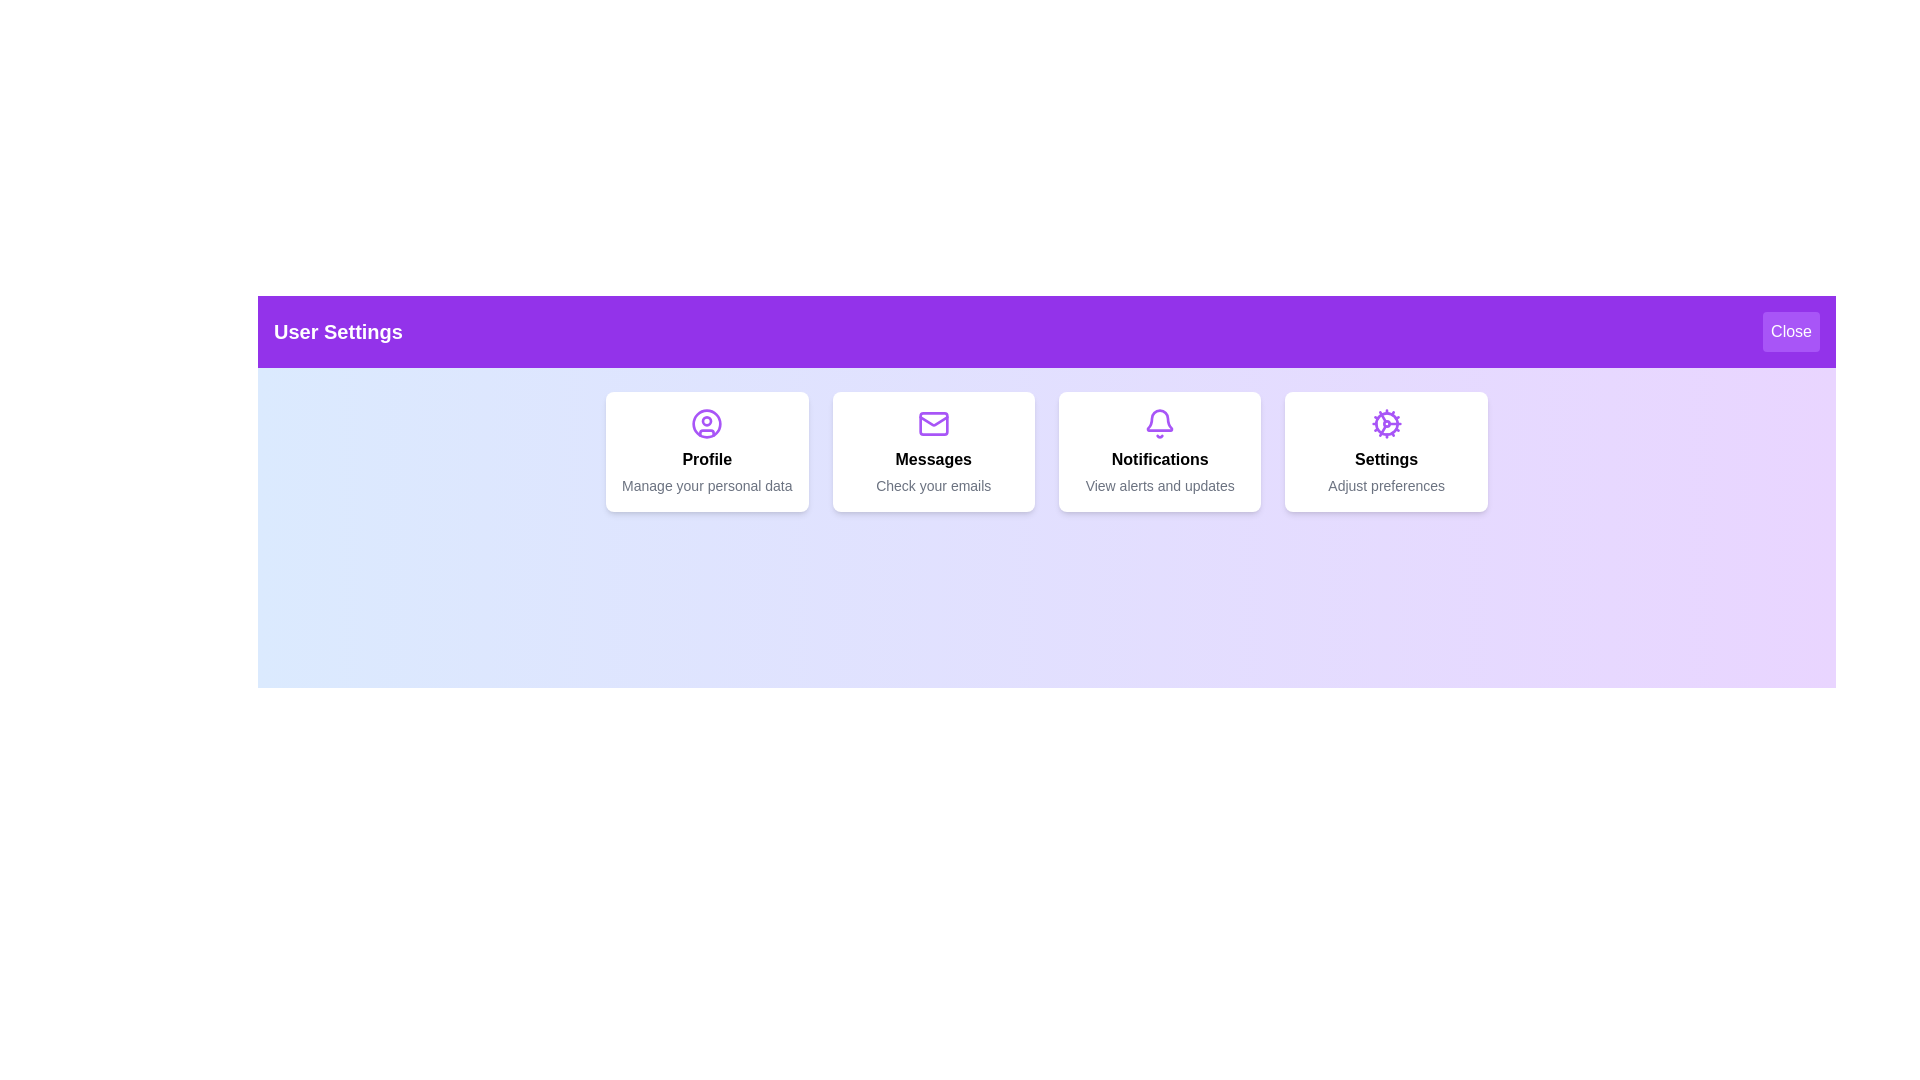 The width and height of the screenshot is (1920, 1080). I want to click on the 'Close' button to toggle the visibility of the menu, so click(1791, 330).